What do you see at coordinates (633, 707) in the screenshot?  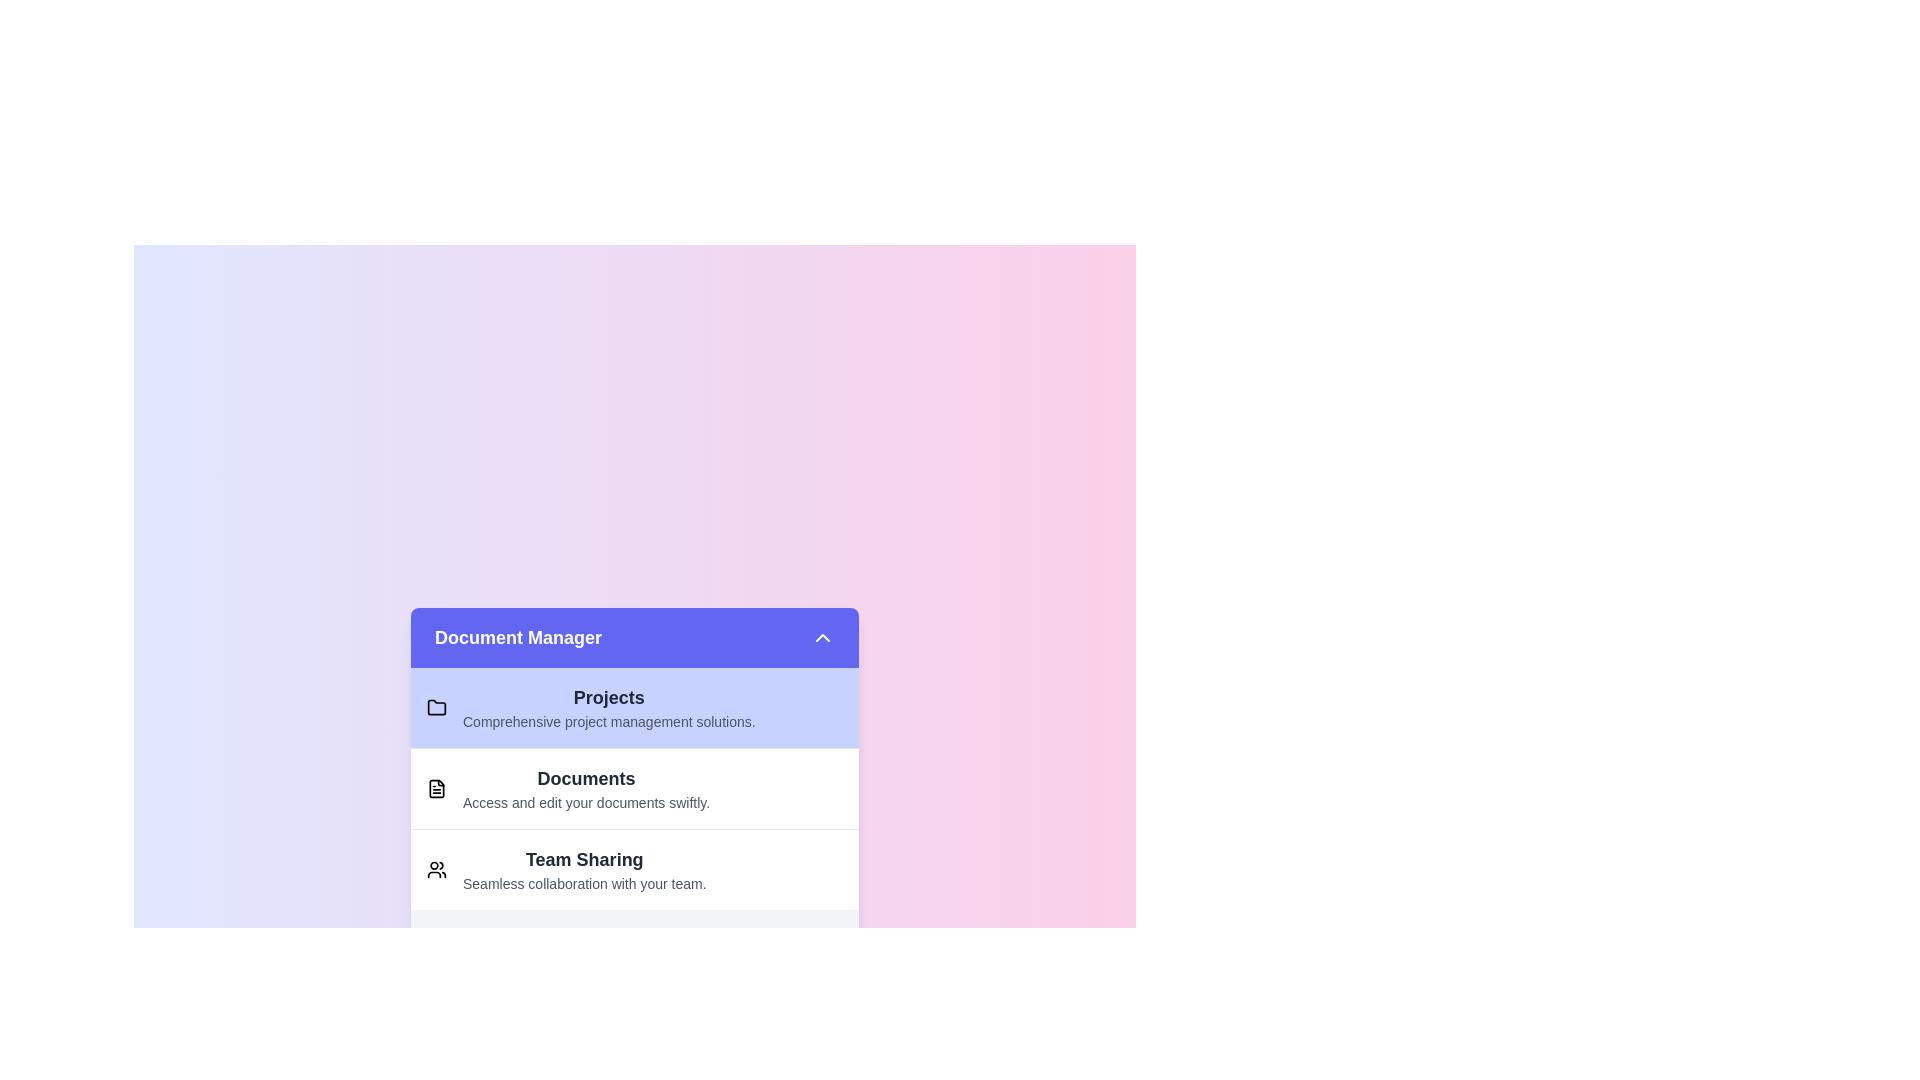 I see `the item Projects in the list to select it` at bounding box center [633, 707].